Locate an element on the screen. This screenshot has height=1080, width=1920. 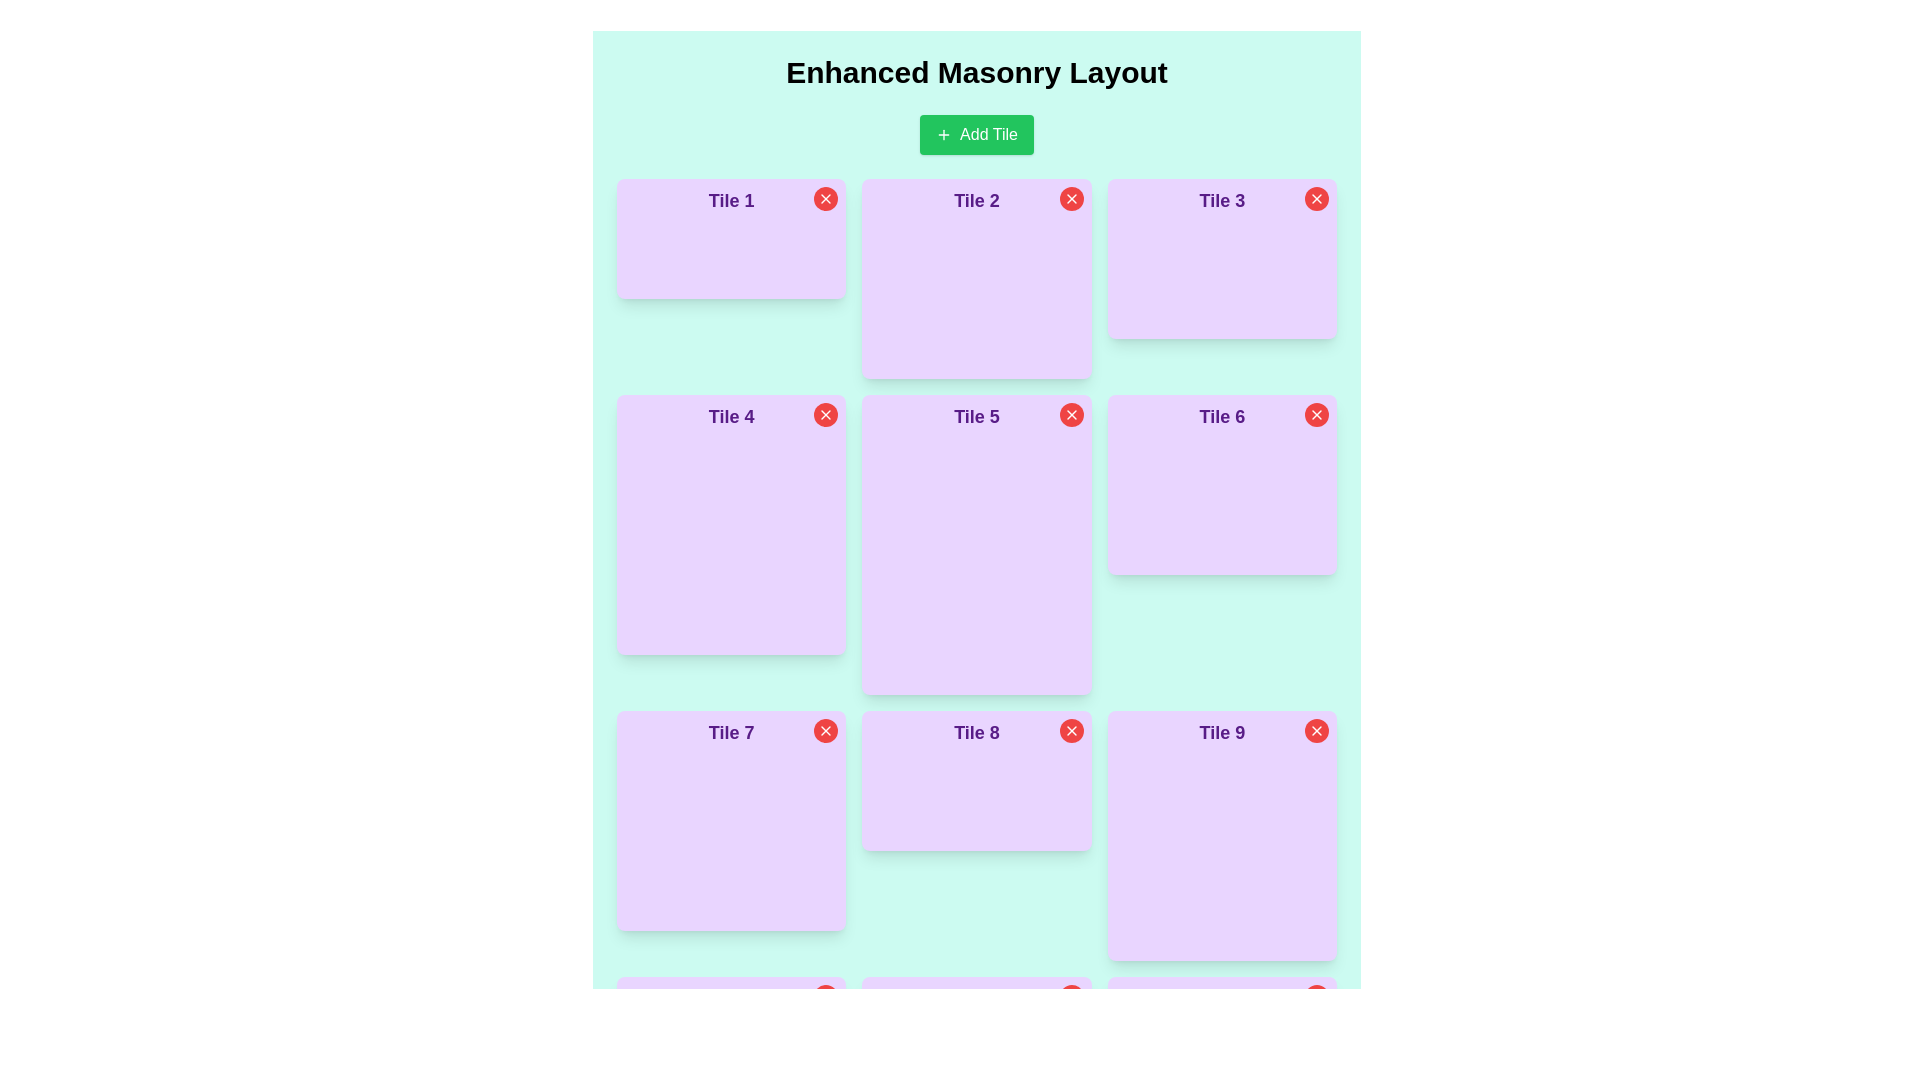
the dismiss button located at the top-right corner of the box labeled 'Tile 4' is located at coordinates (826, 414).